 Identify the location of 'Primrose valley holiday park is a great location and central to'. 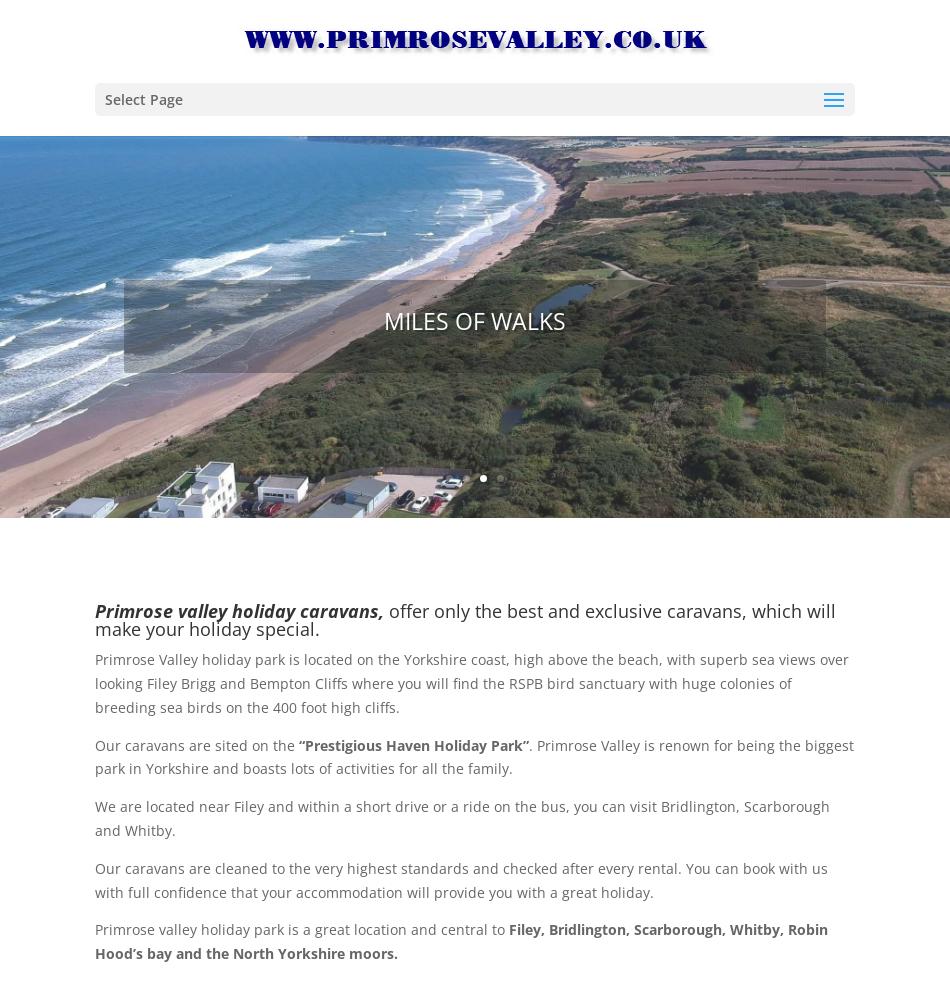
(299, 929).